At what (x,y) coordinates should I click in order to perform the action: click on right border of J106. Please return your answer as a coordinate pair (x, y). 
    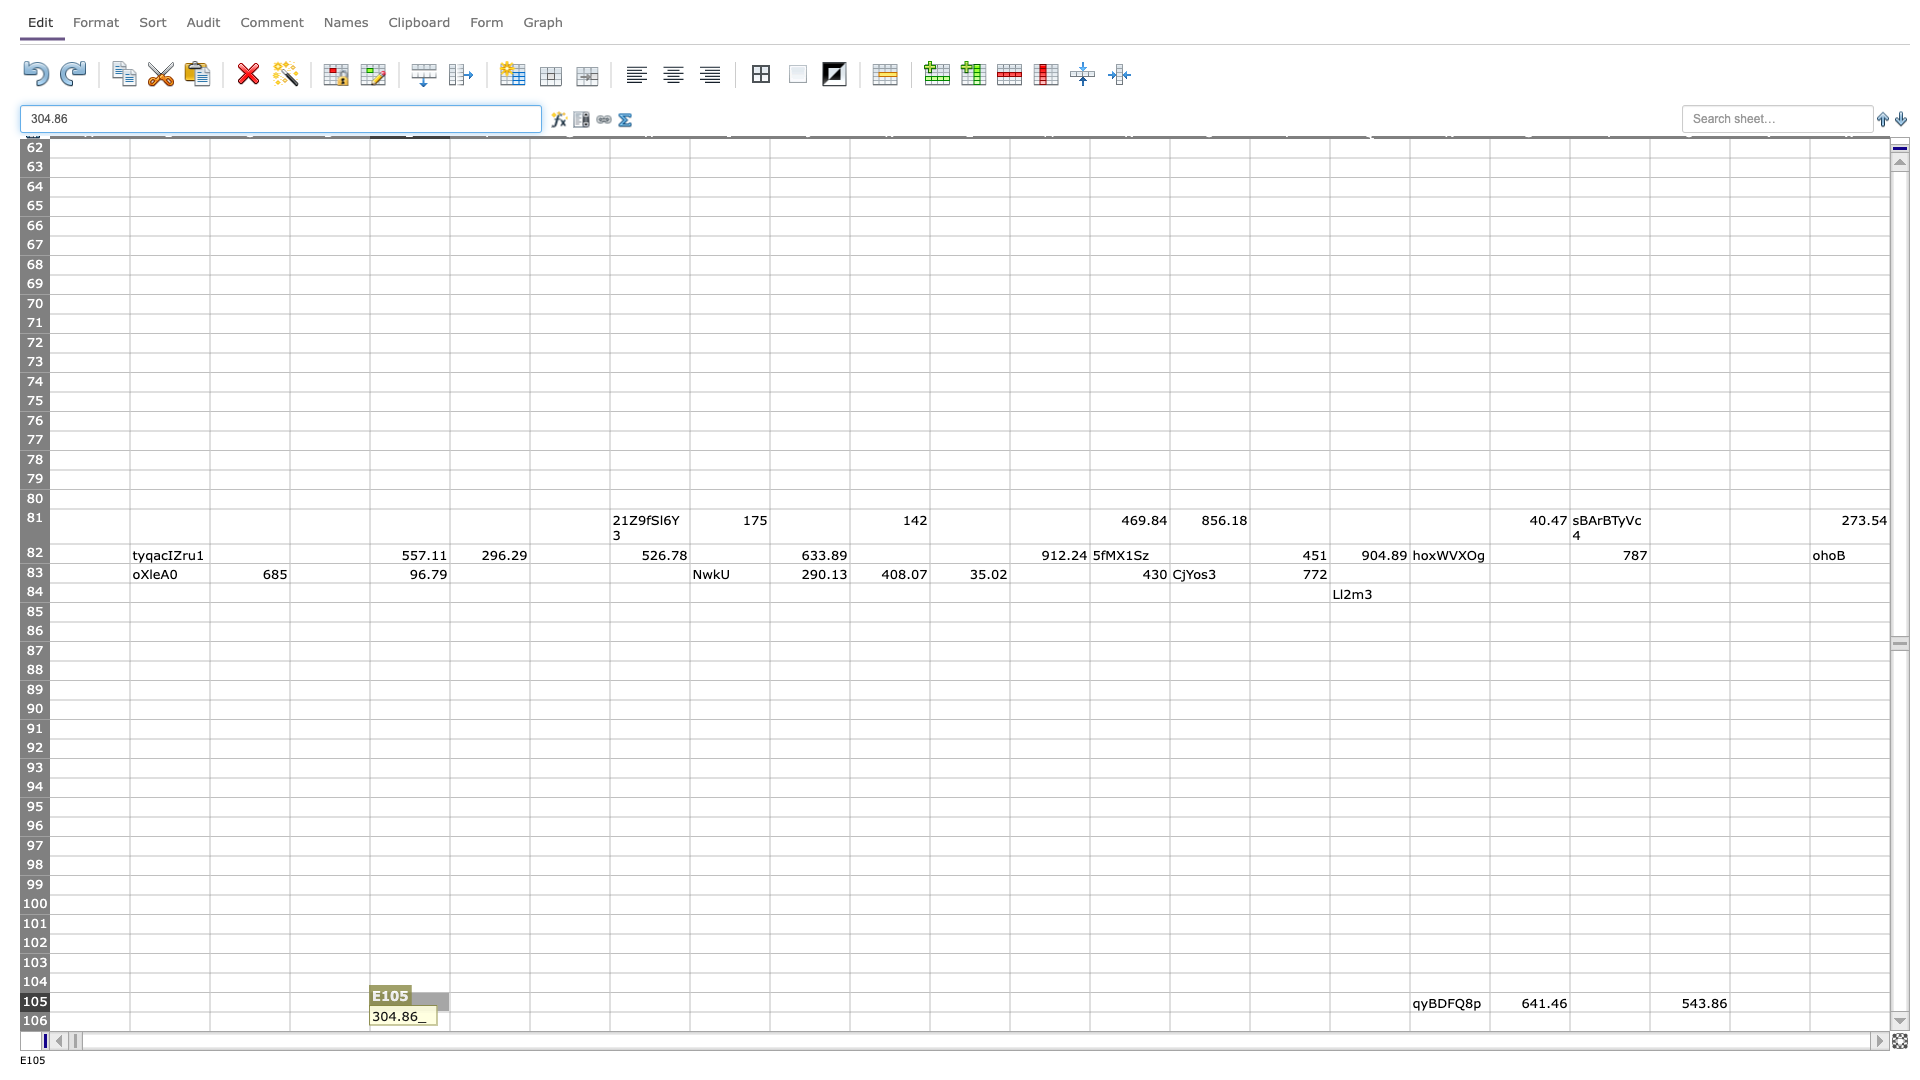
    Looking at the image, I should click on (849, 1021).